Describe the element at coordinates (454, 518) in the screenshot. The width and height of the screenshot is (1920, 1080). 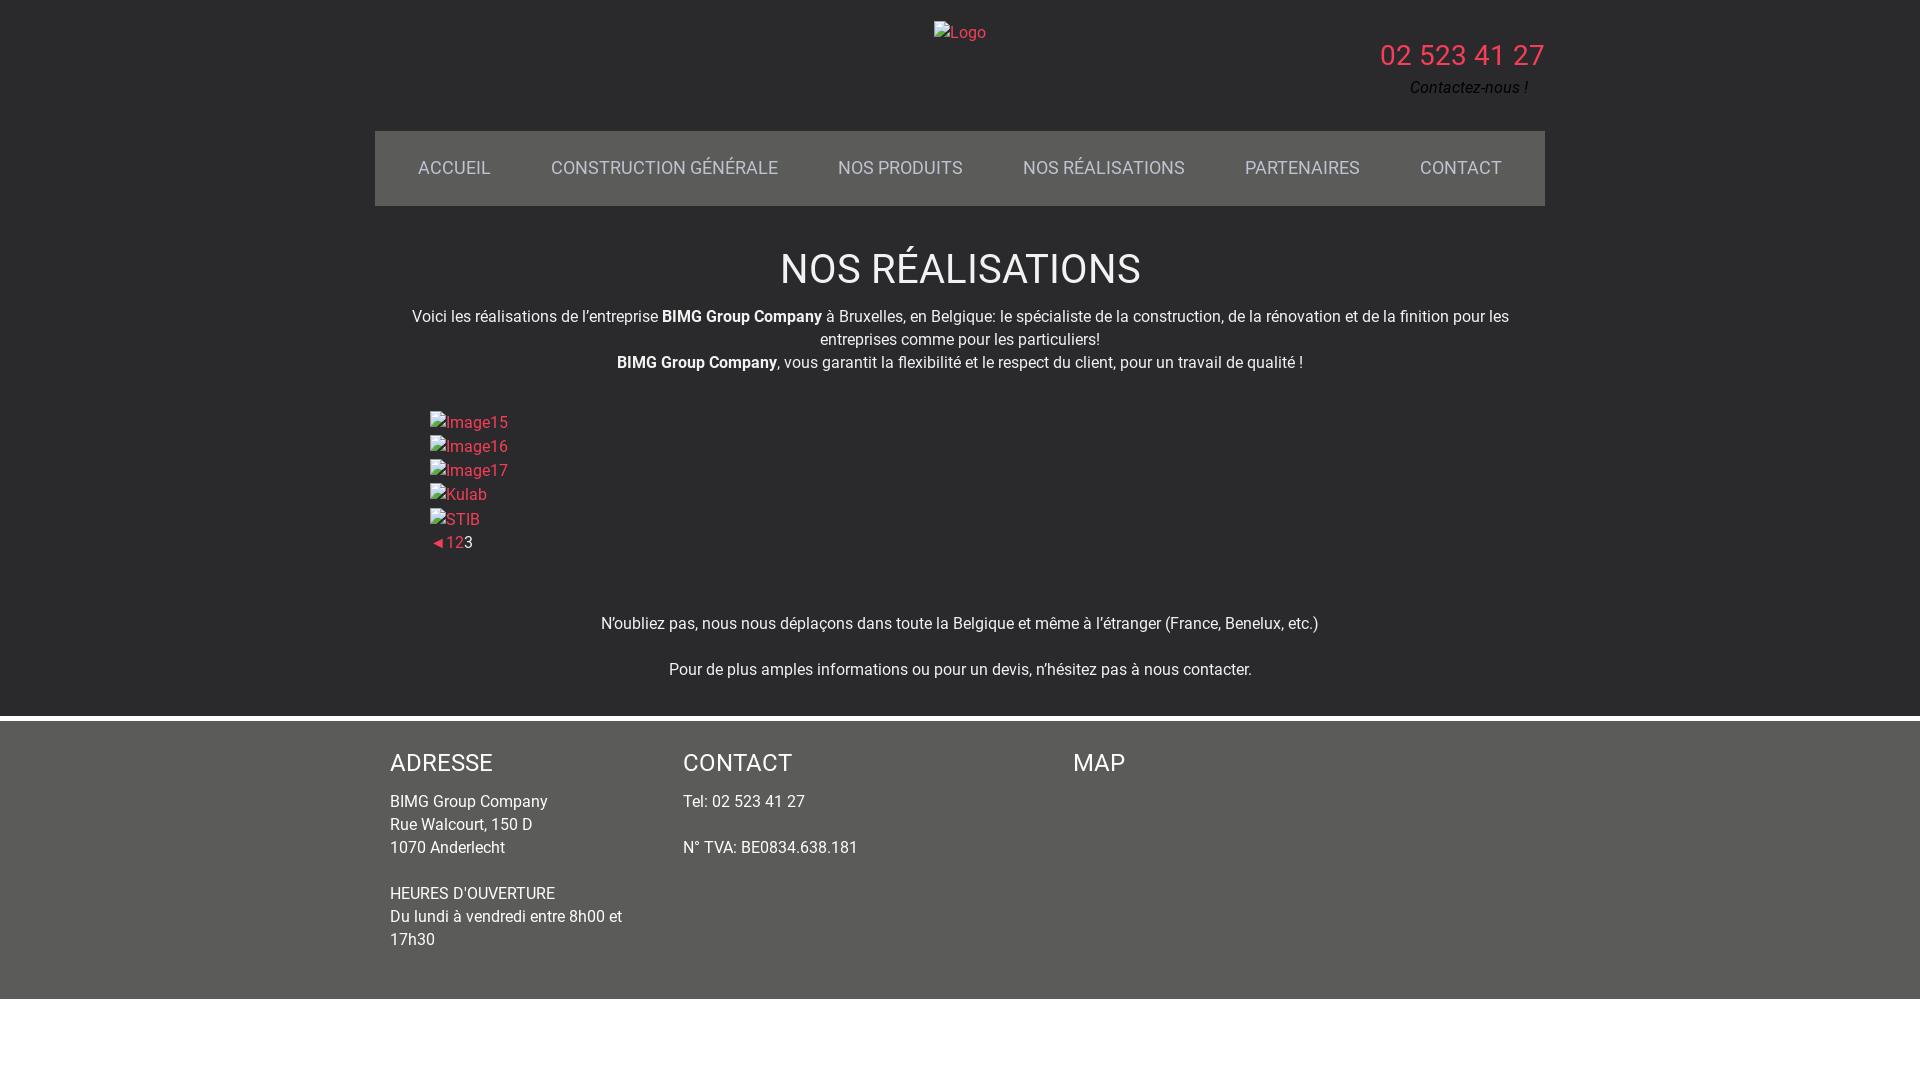
I see `'STIB'` at that location.